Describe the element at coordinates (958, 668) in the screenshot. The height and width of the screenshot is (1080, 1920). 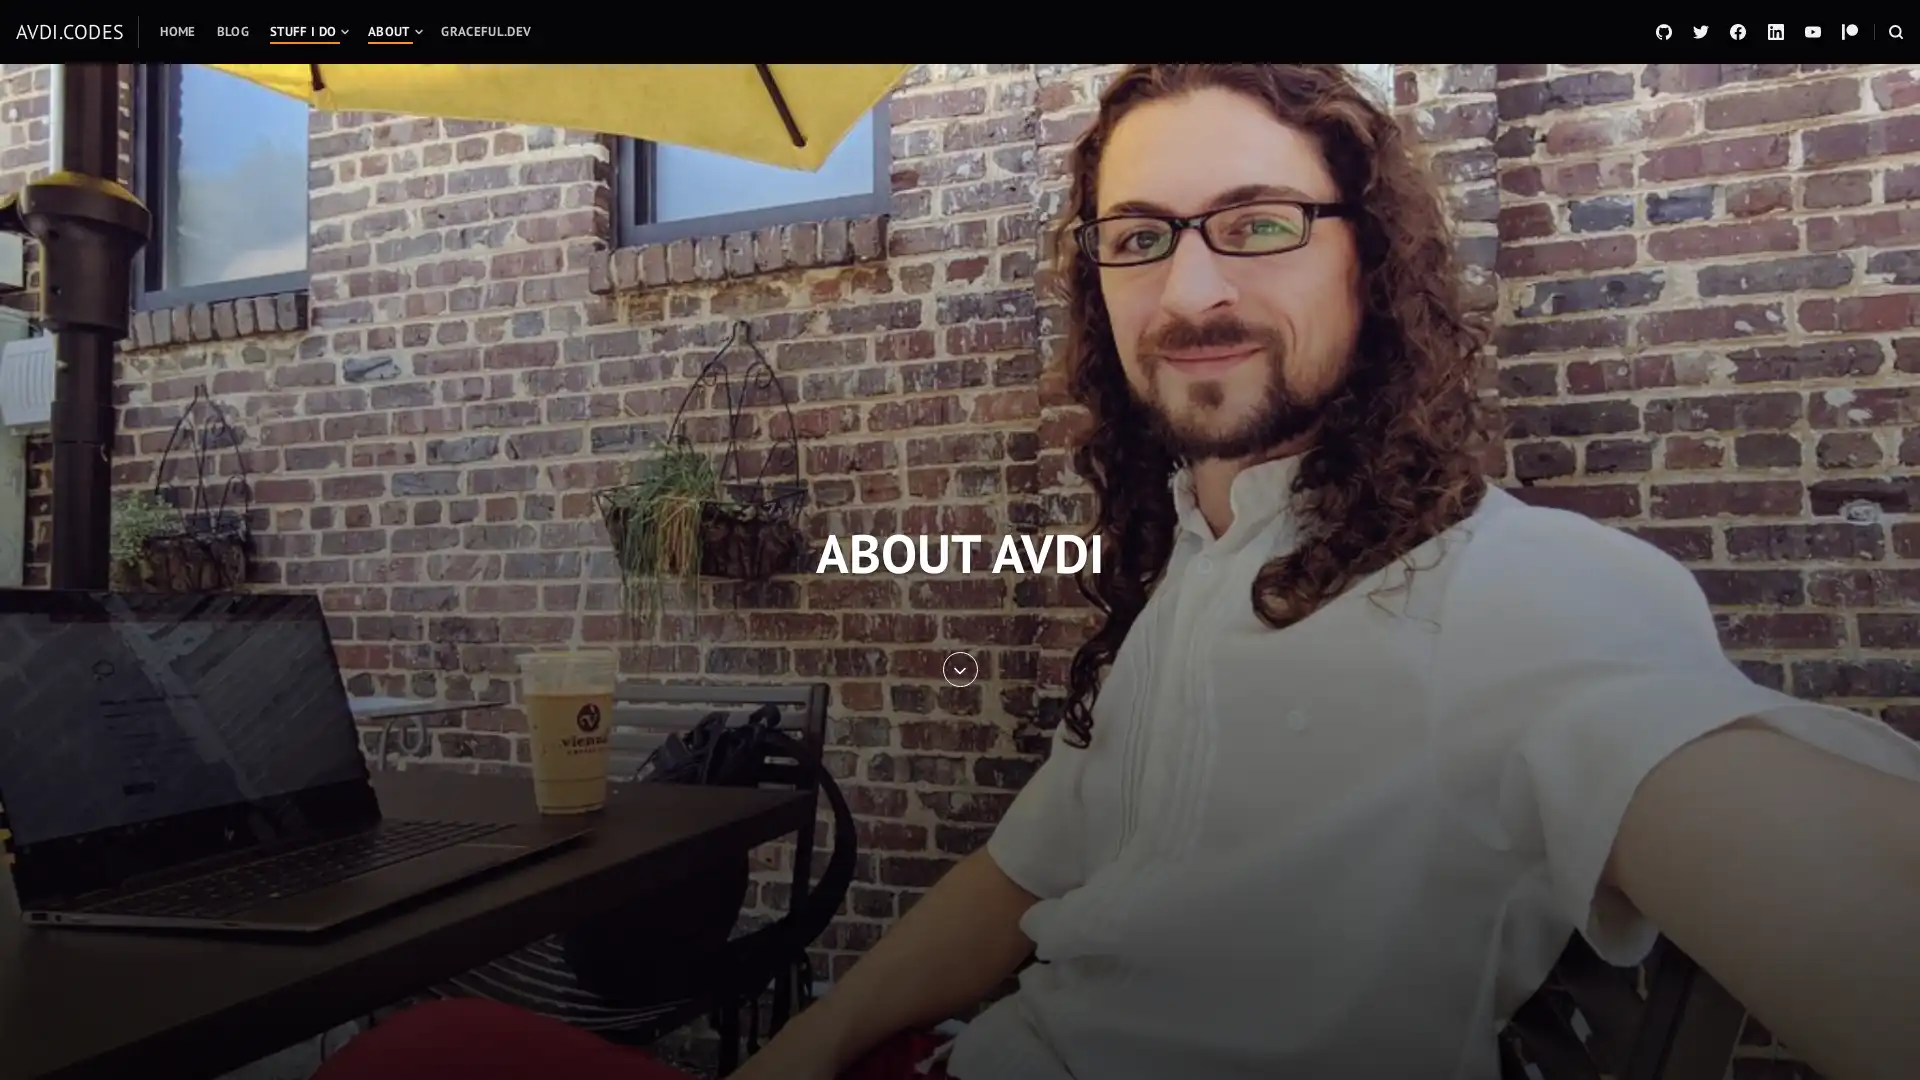
I see `SKIP TO ENTRY CONTENT` at that location.